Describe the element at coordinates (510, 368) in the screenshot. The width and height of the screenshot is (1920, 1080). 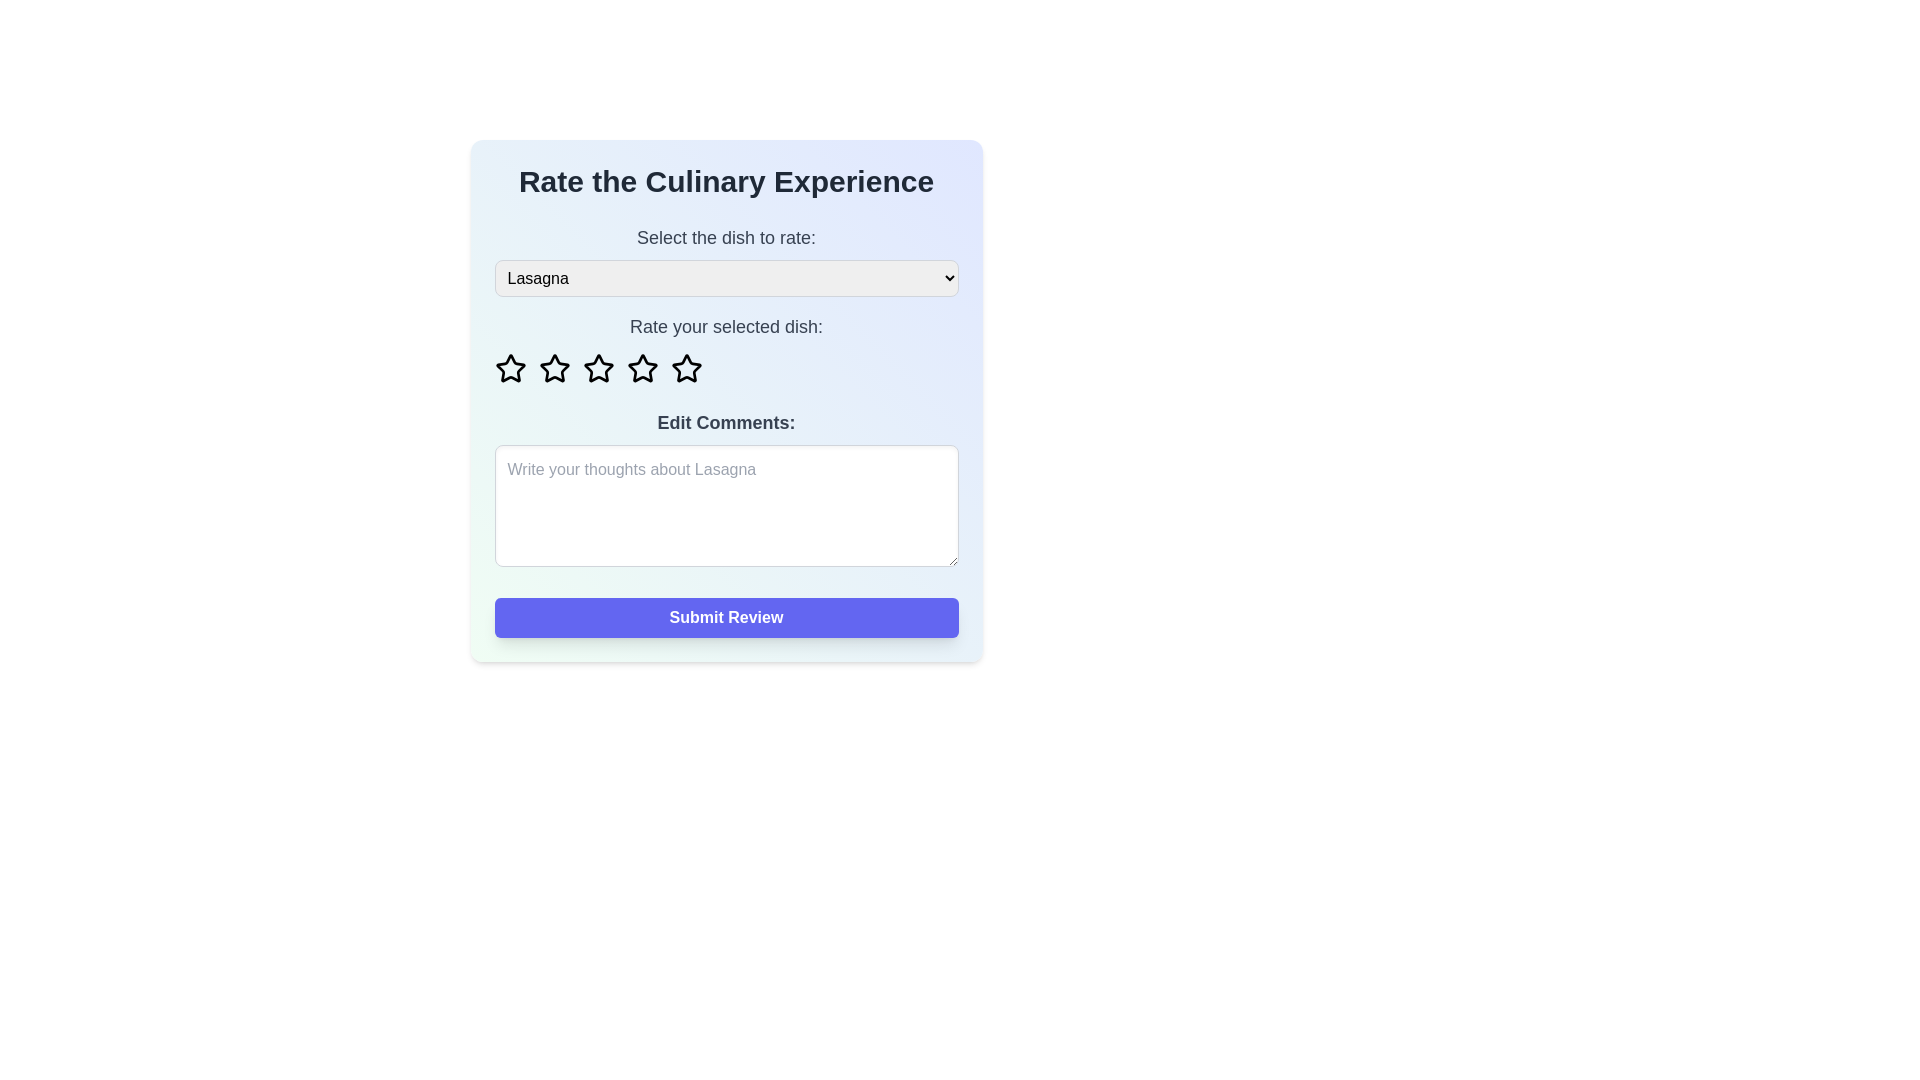
I see `the first star-shaped rating icon, which is outlined and located directly below the 'Rate your selected dish:' label` at that location.